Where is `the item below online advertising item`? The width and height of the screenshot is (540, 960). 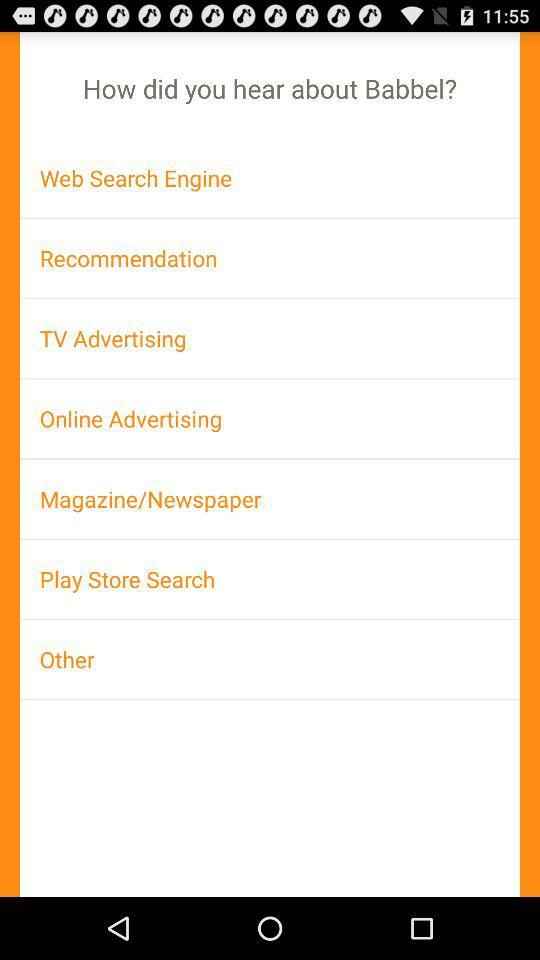 the item below online advertising item is located at coordinates (270, 498).